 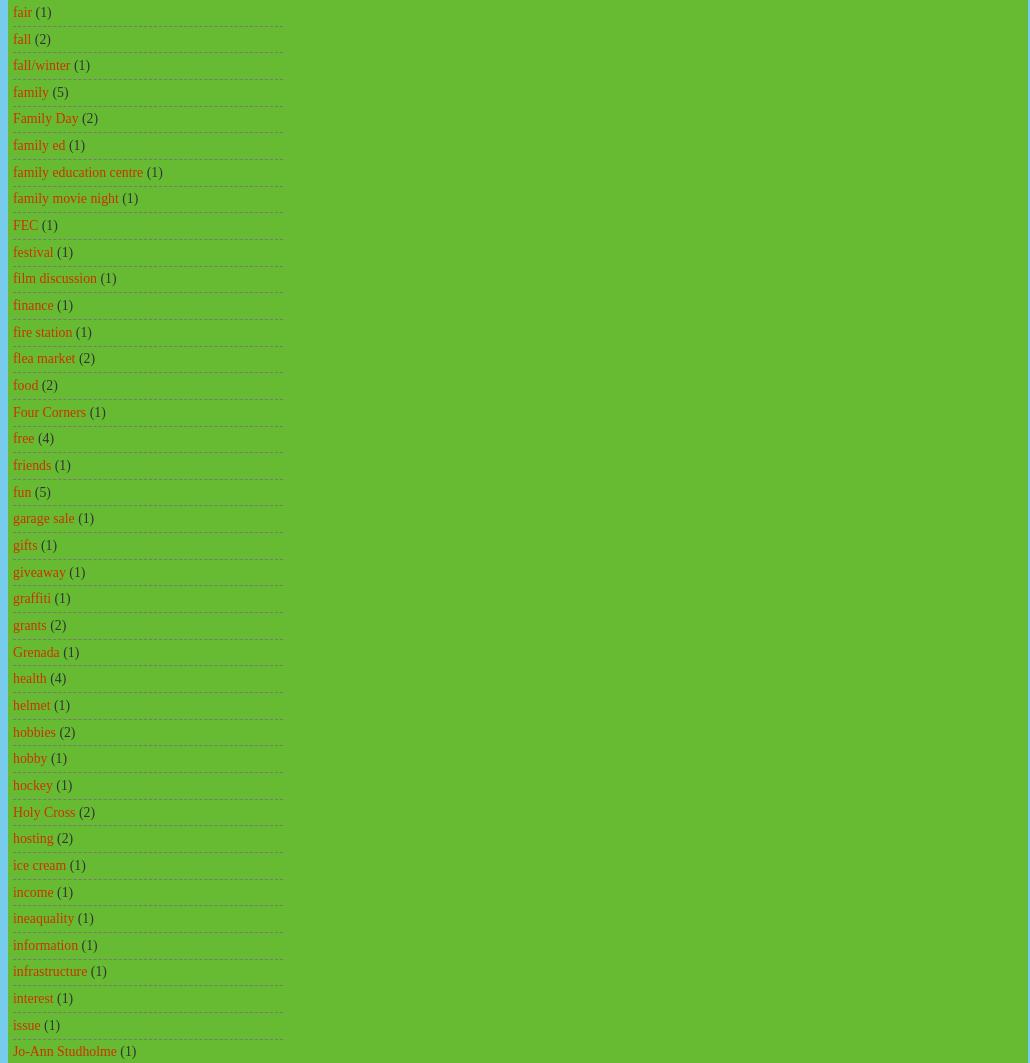 I want to click on 'fun', so click(x=22, y=491).